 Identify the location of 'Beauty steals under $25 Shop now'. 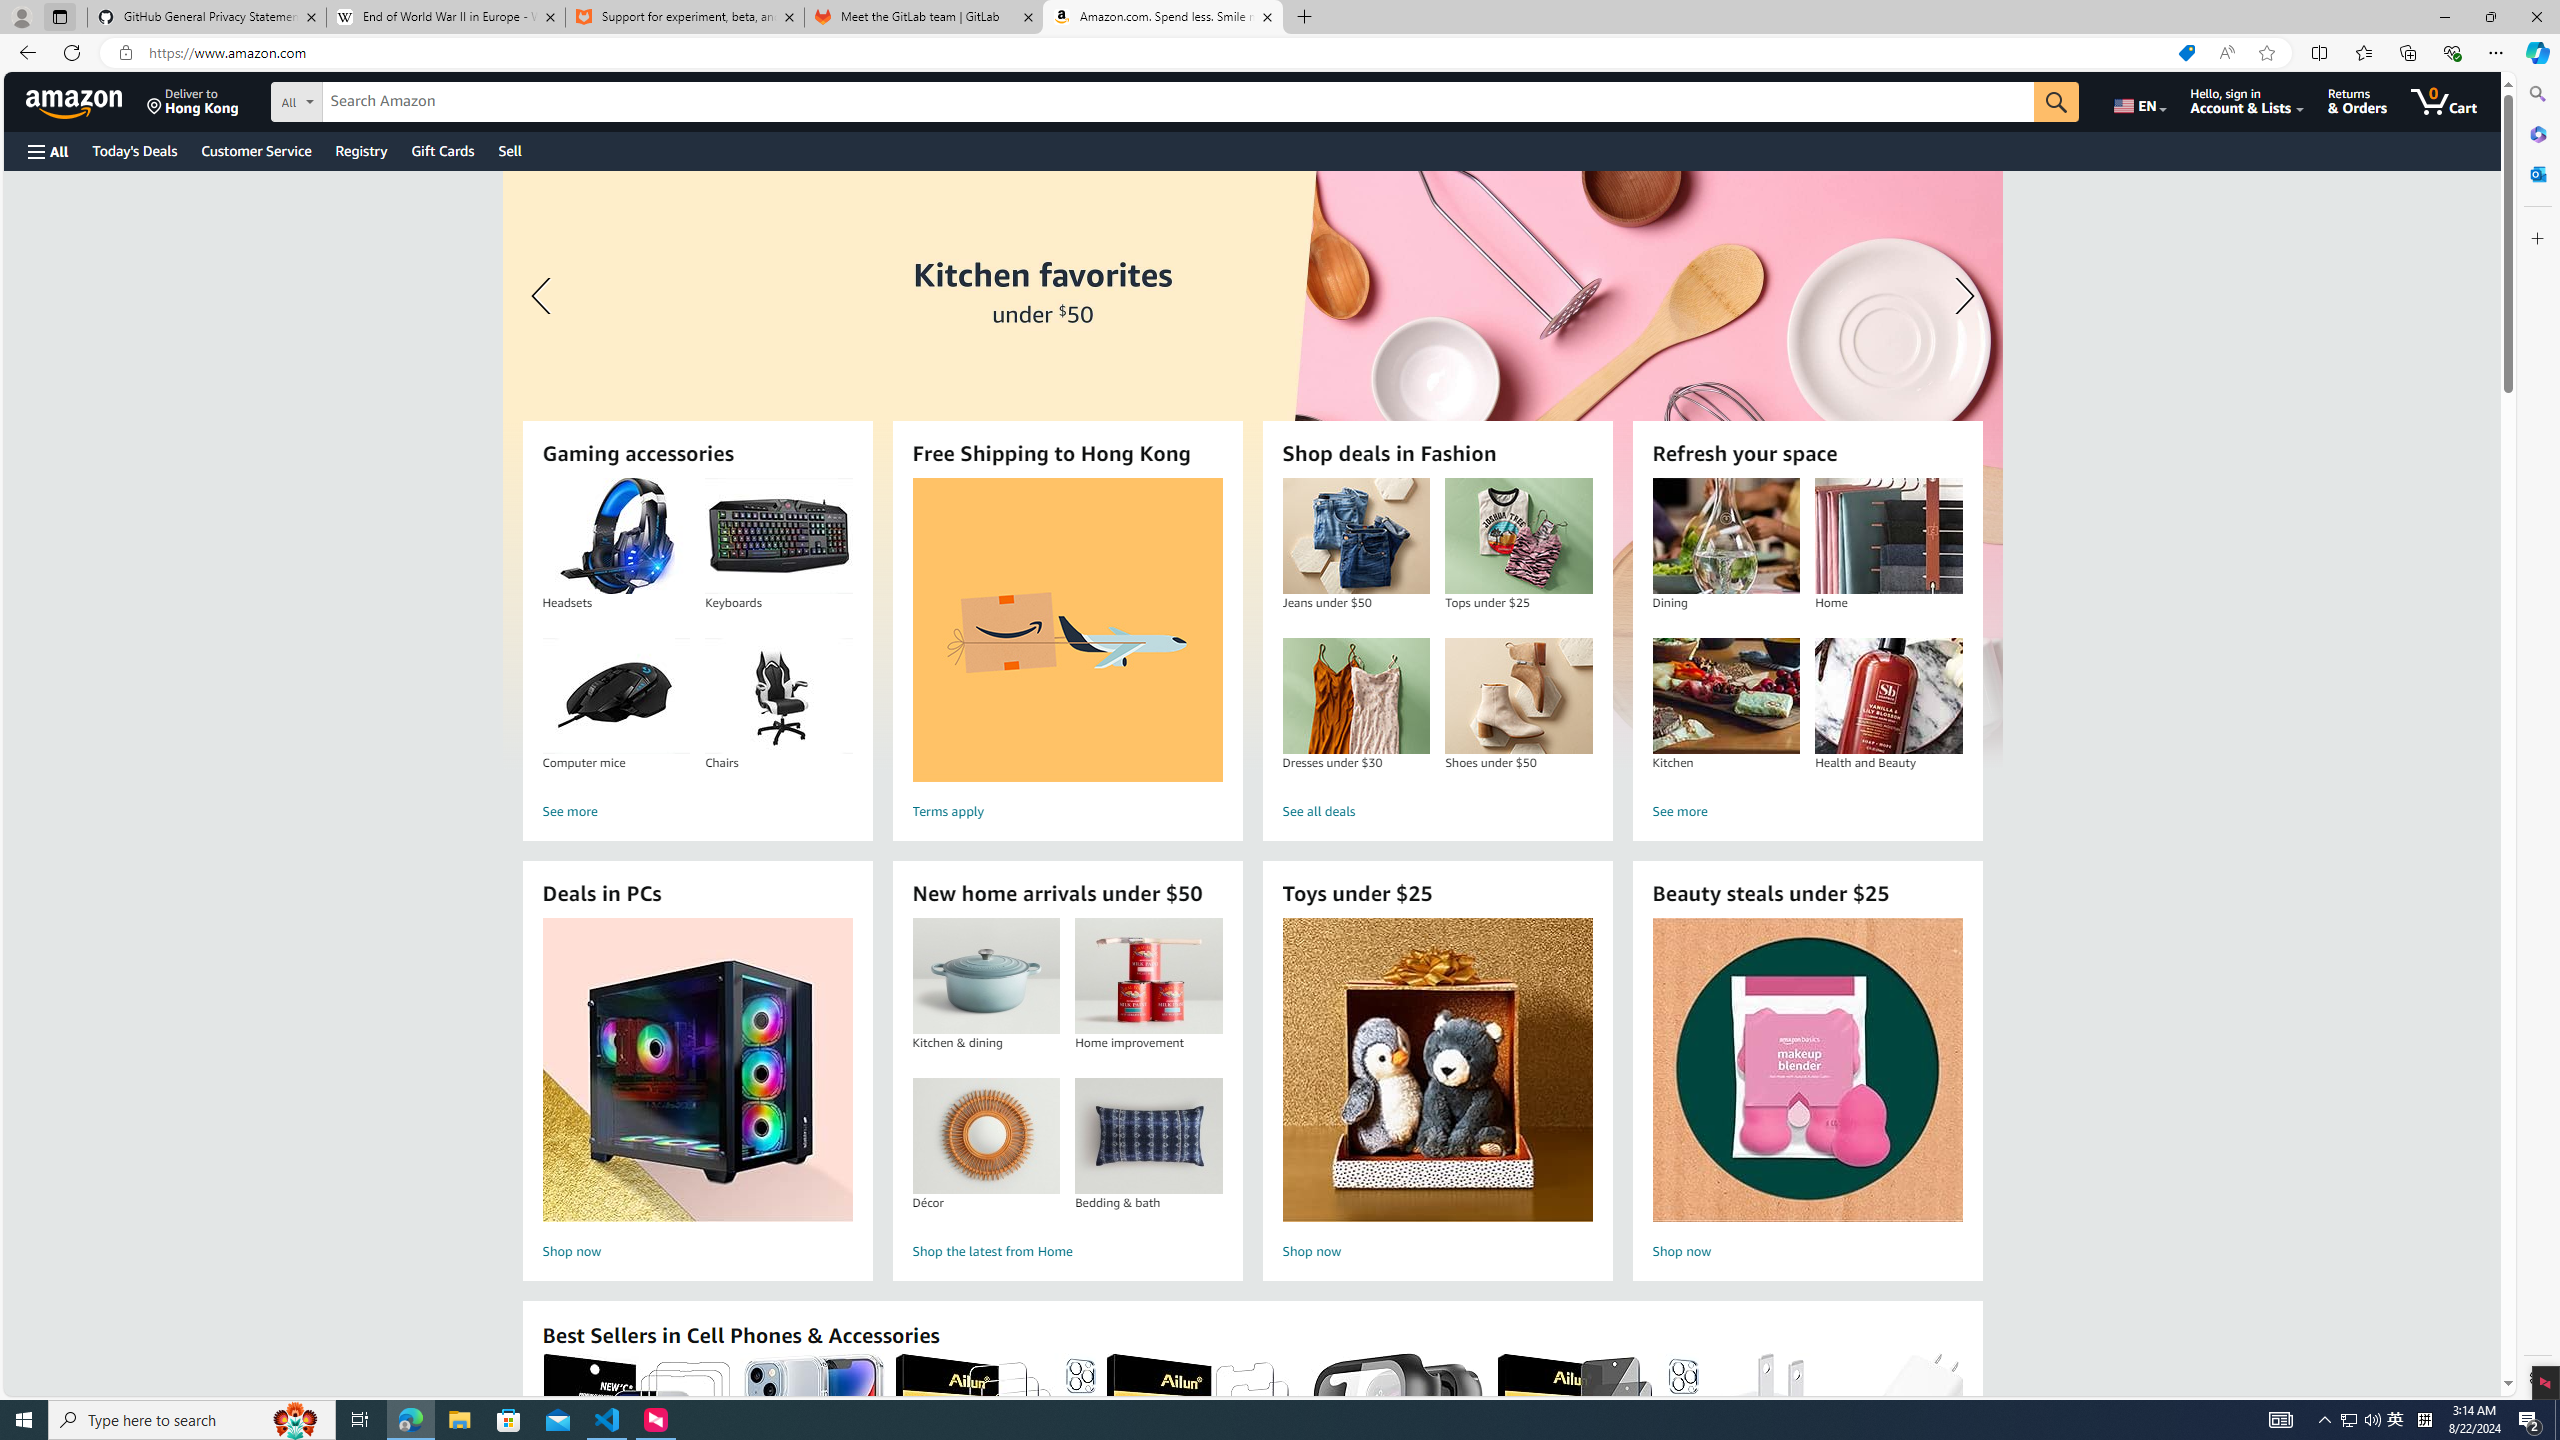
(1807, 1091).